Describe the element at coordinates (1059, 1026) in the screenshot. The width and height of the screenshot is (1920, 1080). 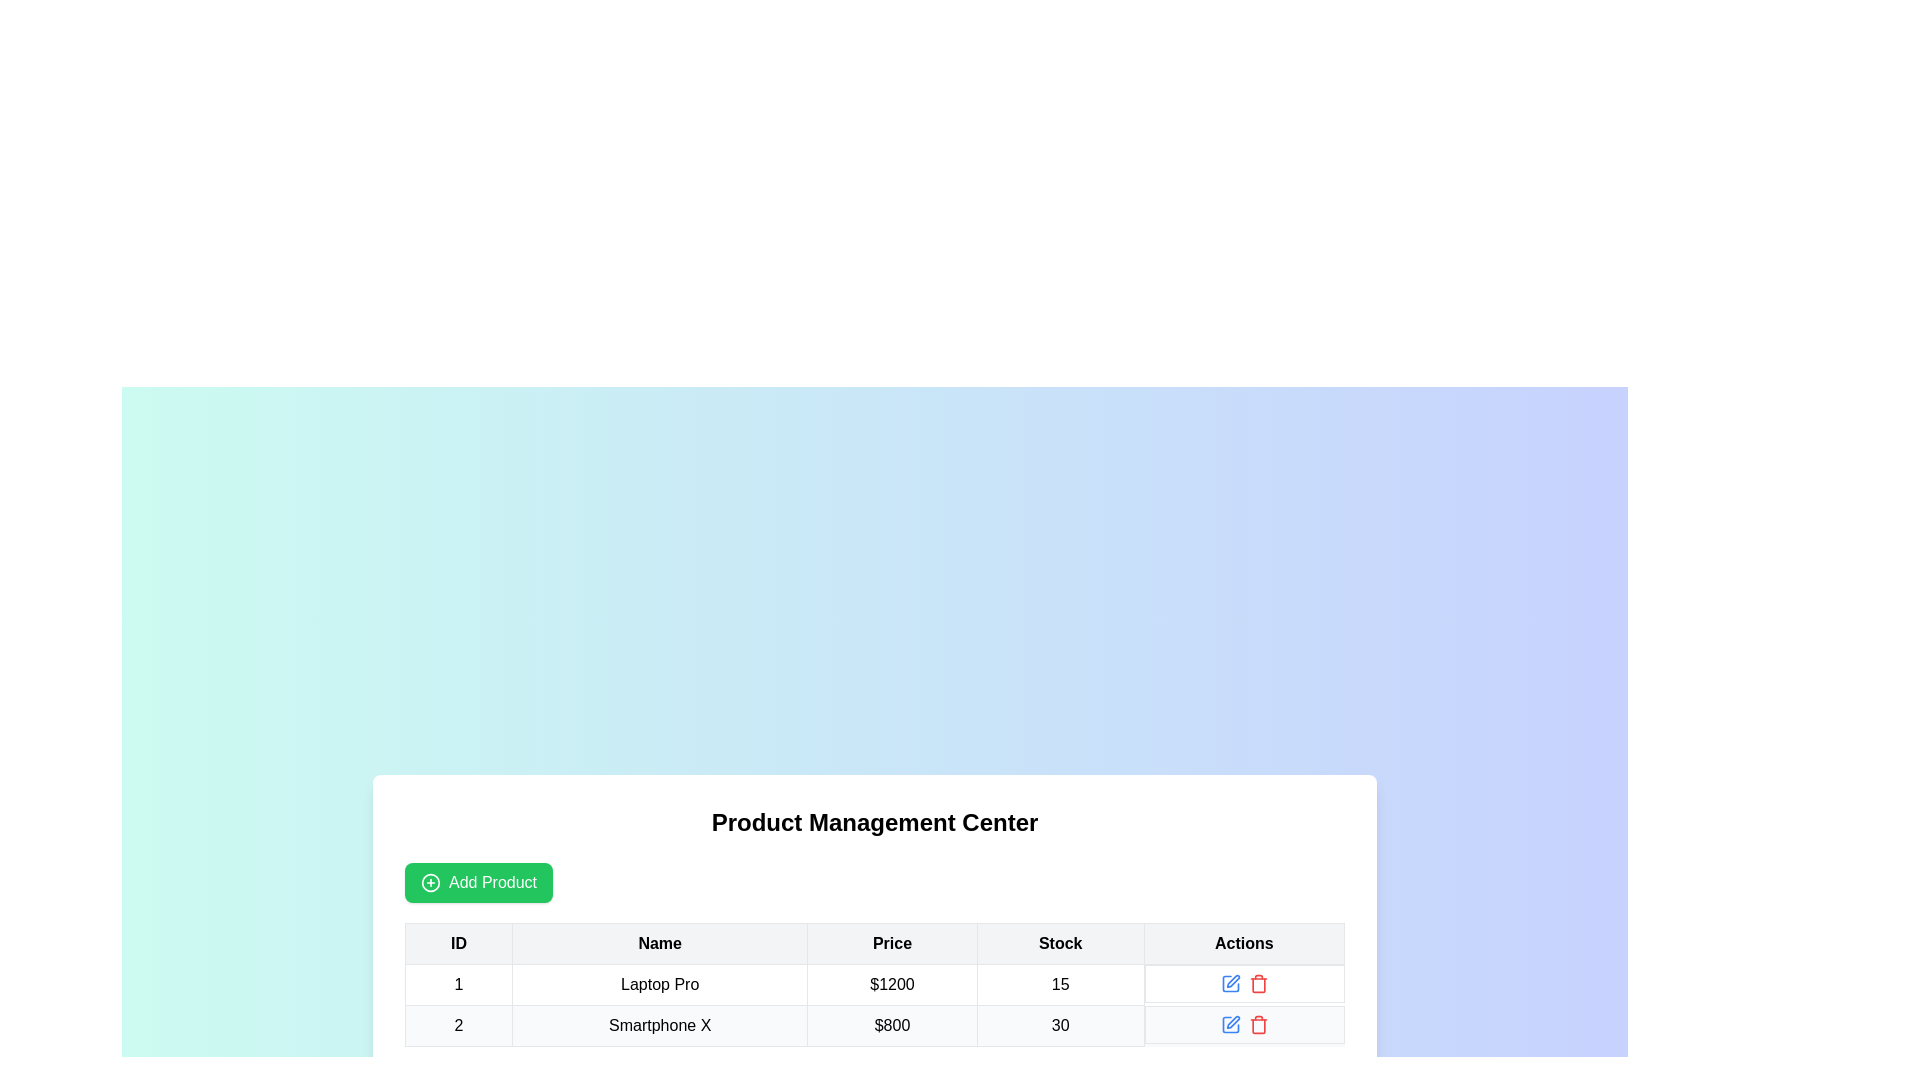
I see `the static text displaying the stock quantity for 'Smartphone X' in the fourth cell of the second row of the table labeled 'Stock'` at that location.